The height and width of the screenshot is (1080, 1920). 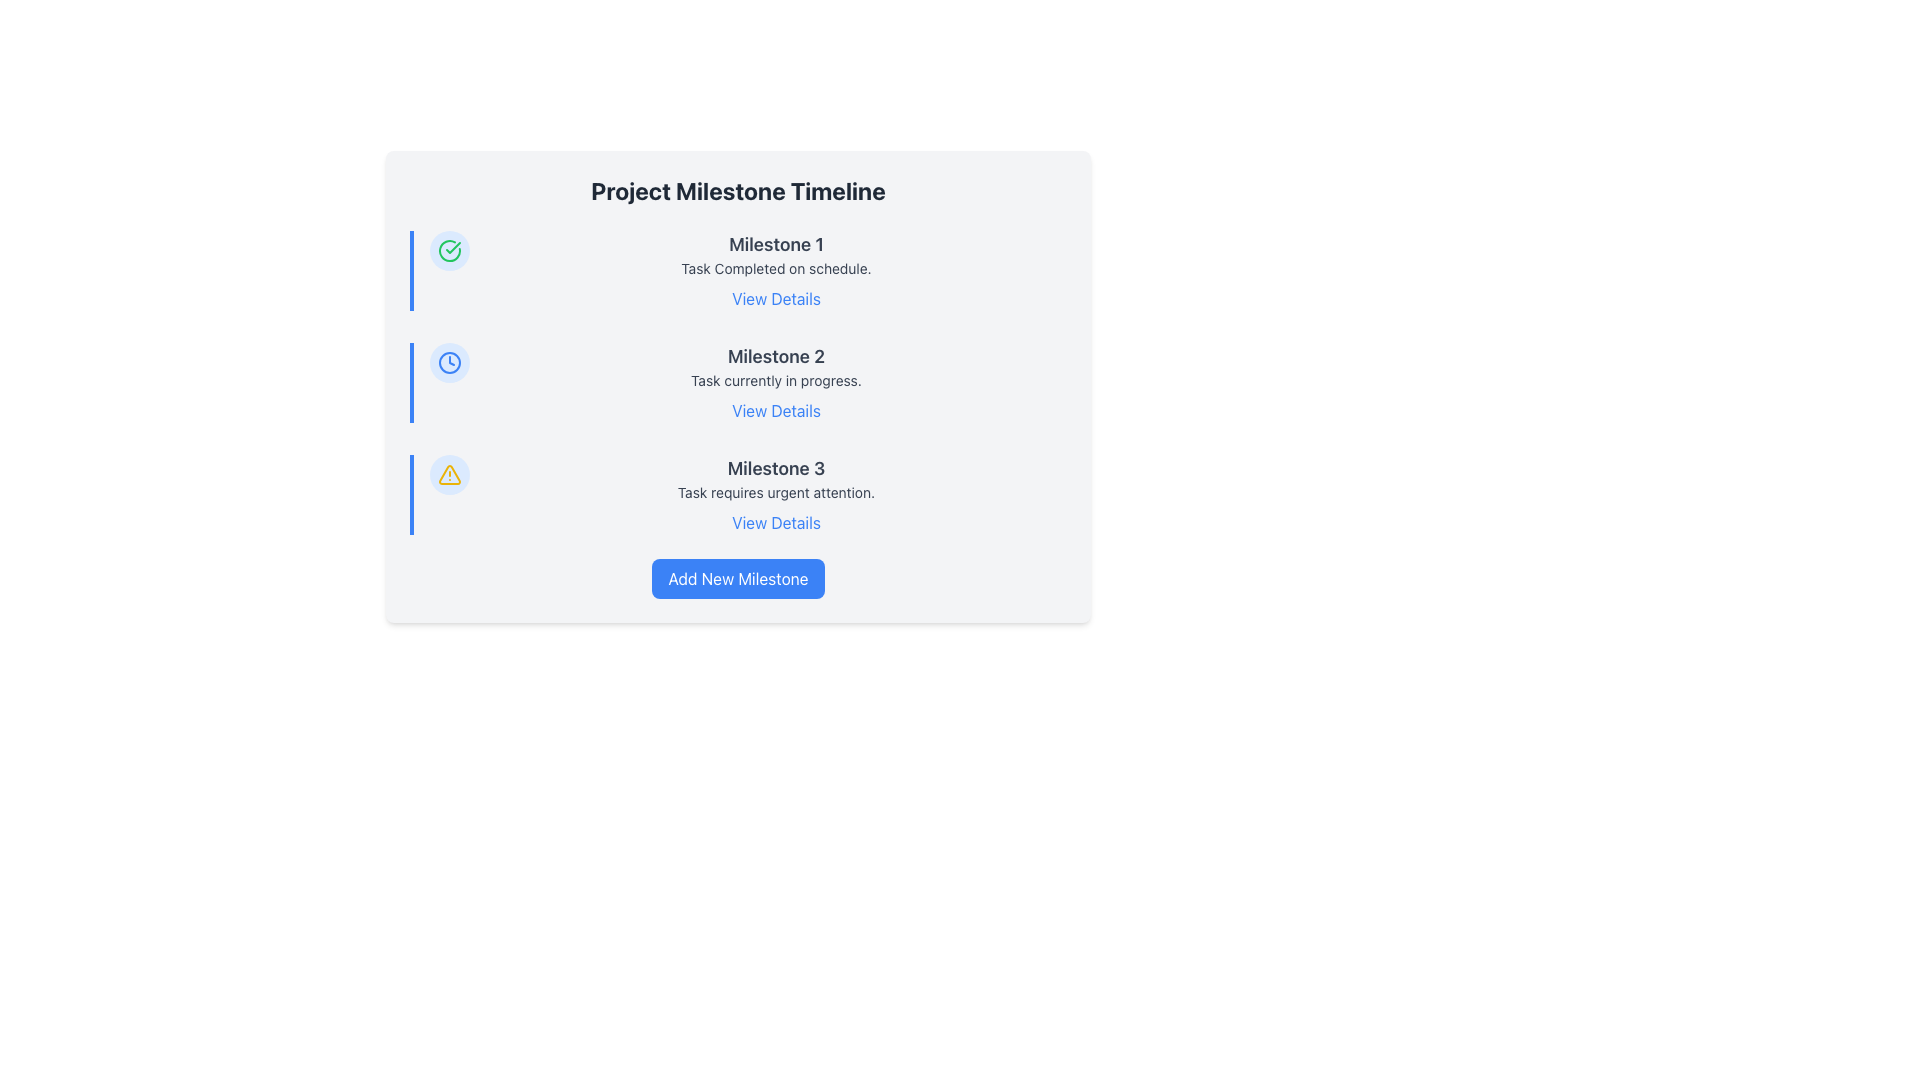 I want to click on the circular icon with a light blue background and blue clock outline, which is positioned to the left of the 'Milestone 2' heading in the list of milestones, so click(x=449, y=362).